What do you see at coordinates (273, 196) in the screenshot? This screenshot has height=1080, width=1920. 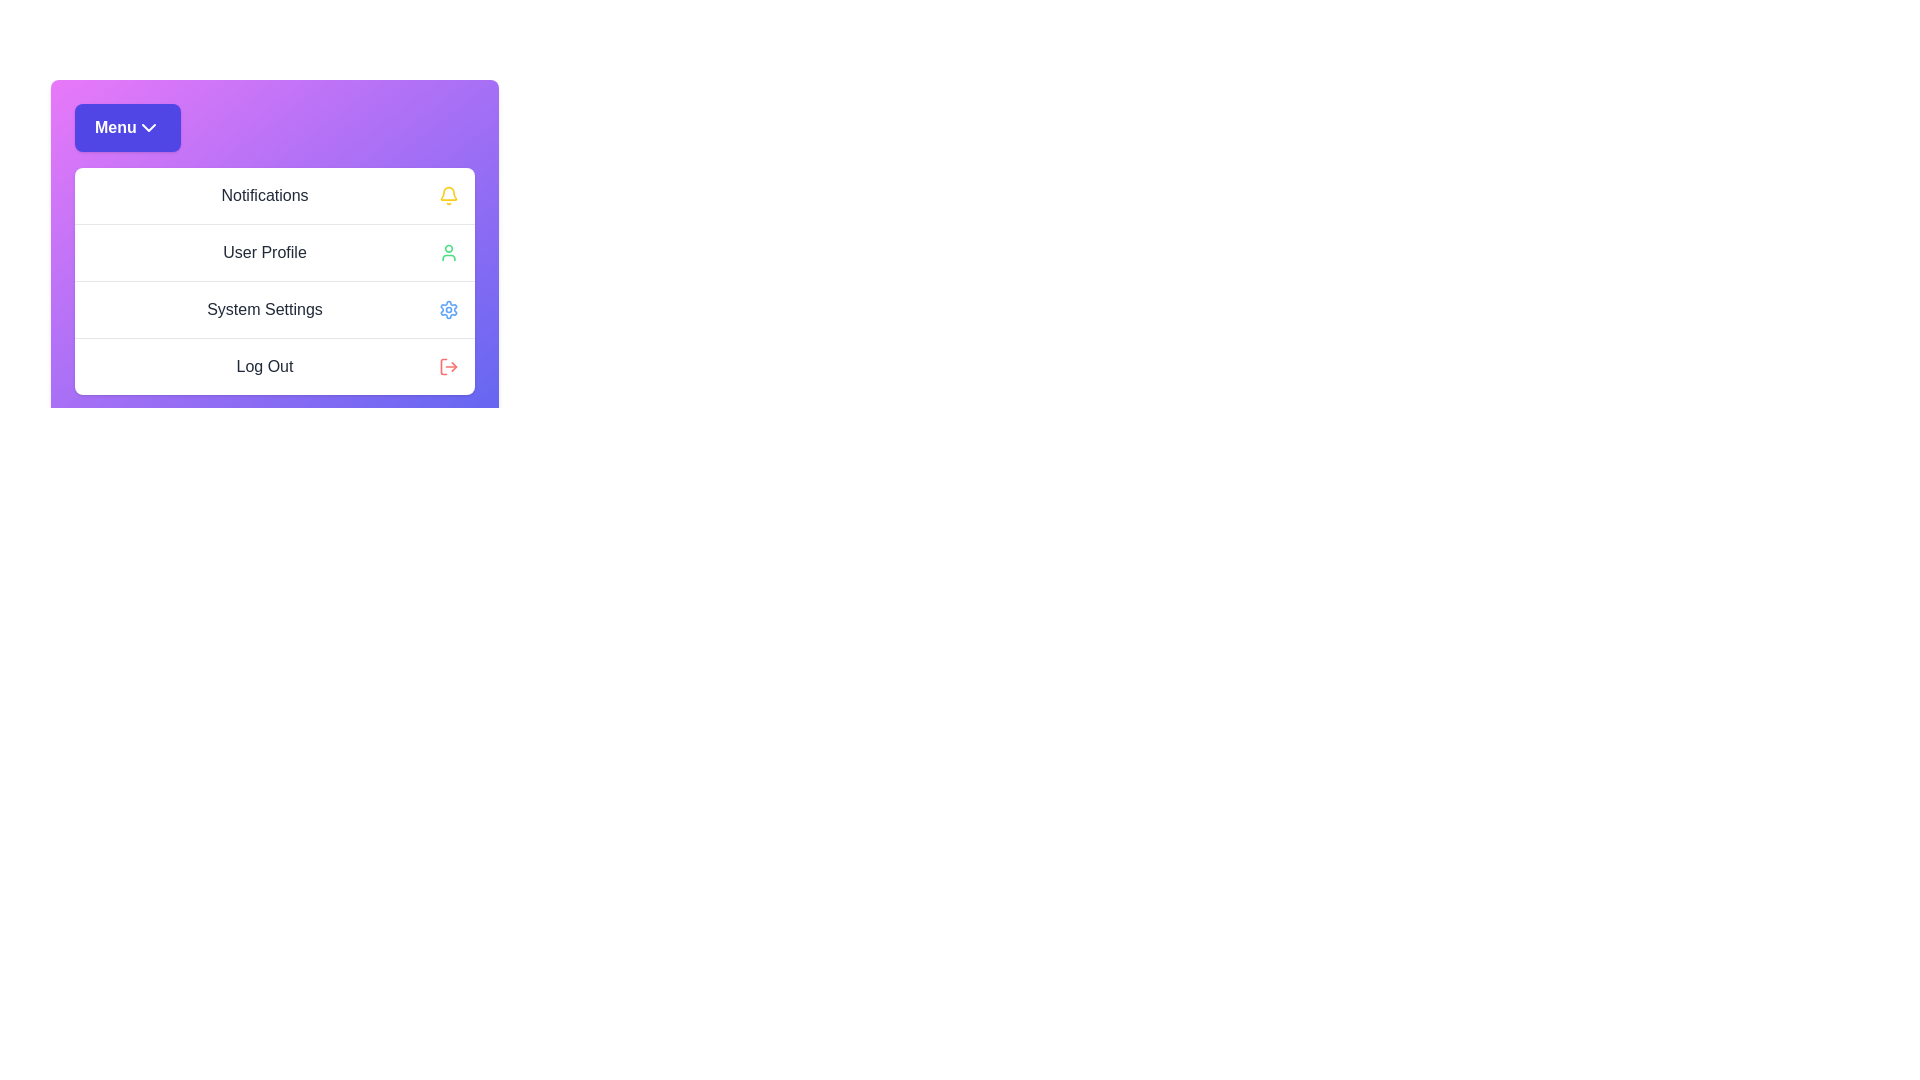 I see `the menu item Notifications` at bounding box center [273, 196].